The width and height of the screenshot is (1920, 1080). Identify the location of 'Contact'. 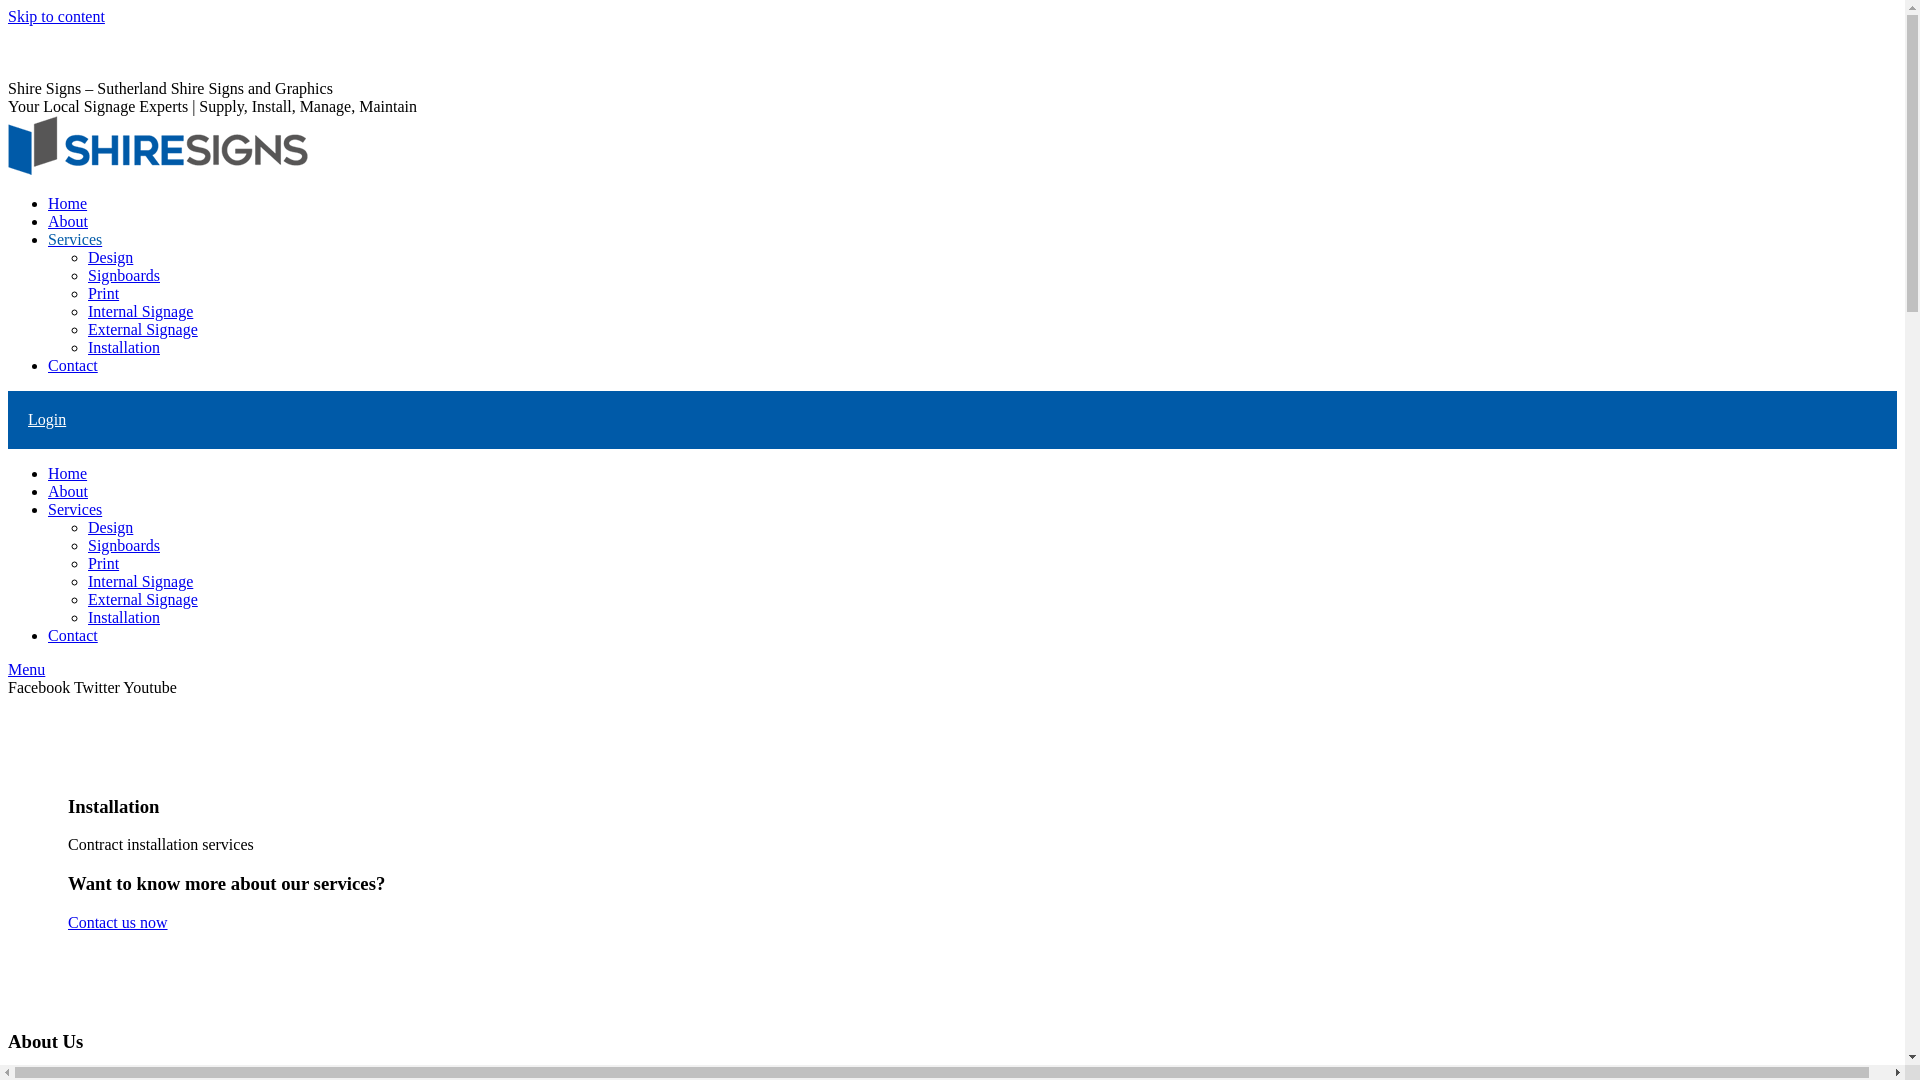
(72, 365).